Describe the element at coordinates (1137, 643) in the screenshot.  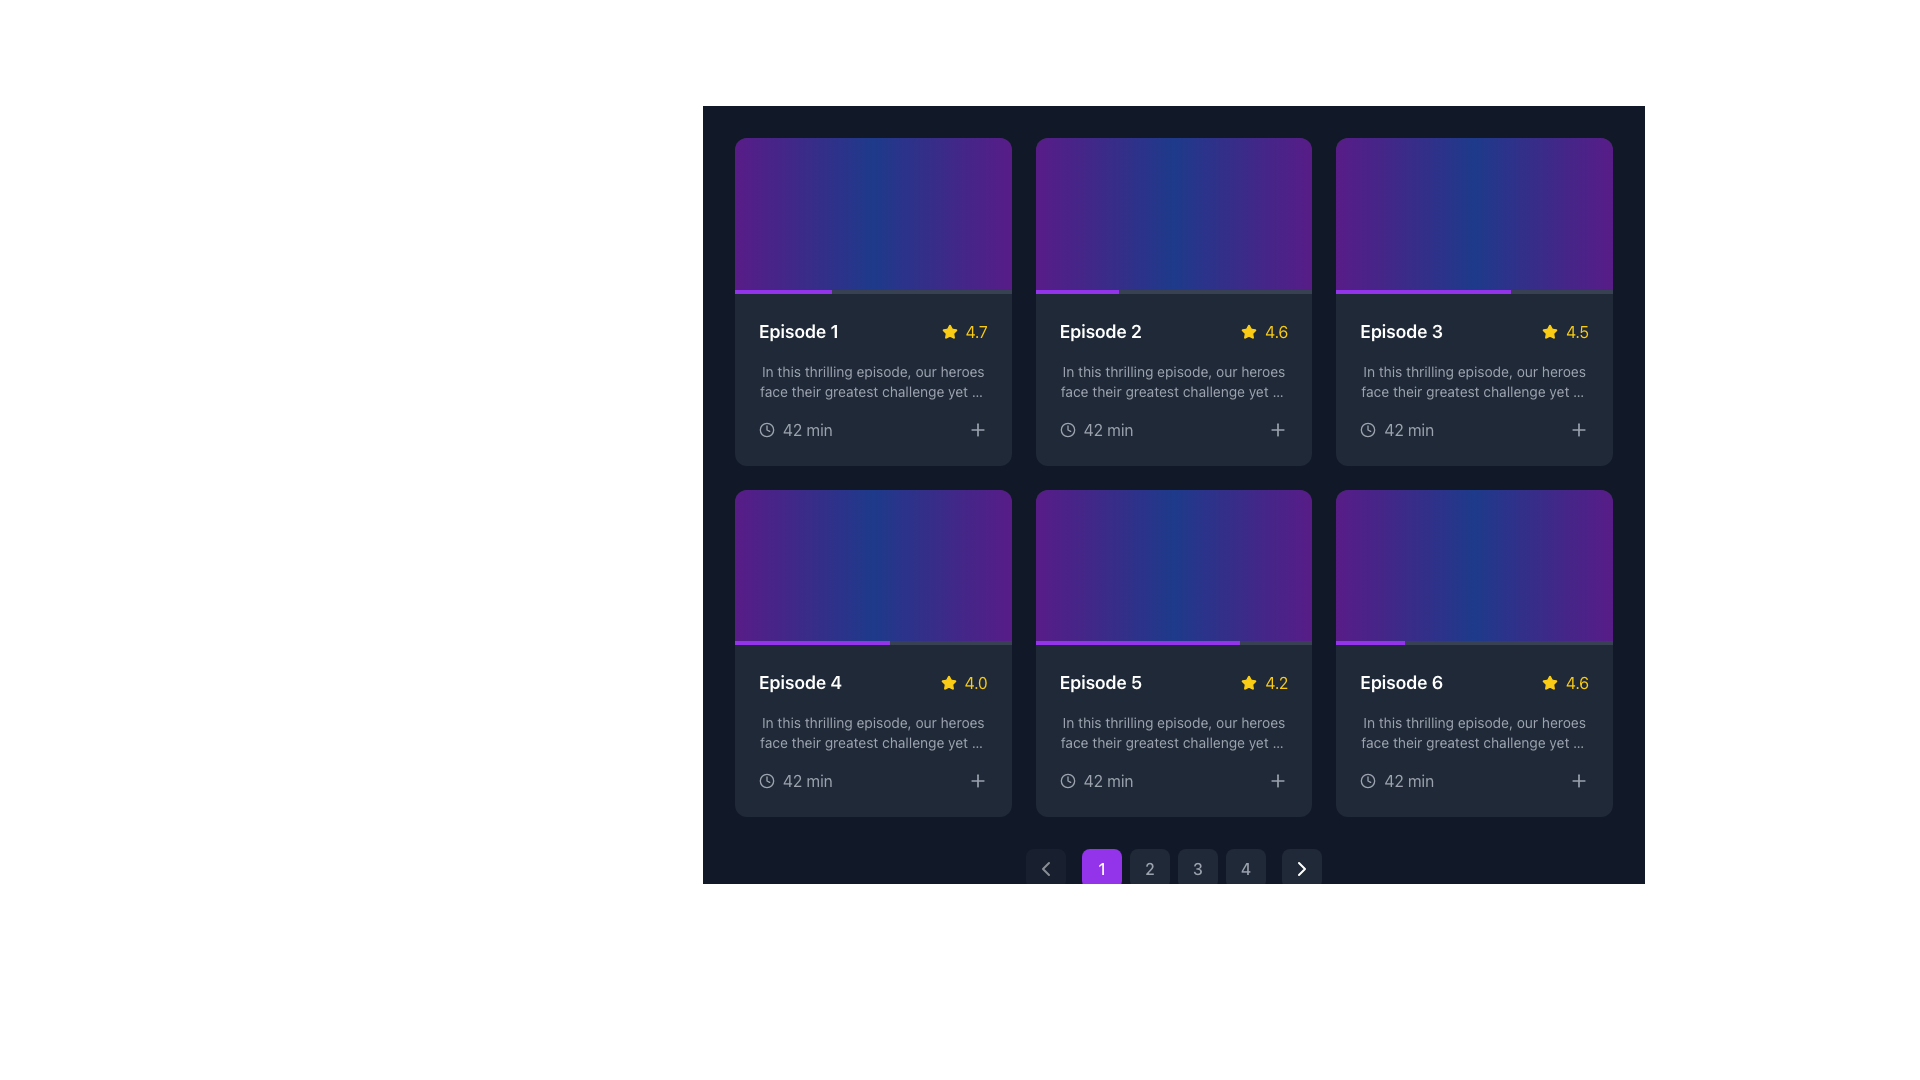
I see `the visual progress representation of the progress indicator for 'Episode 5', which occupies the leftmost 74% of the progress bar` at that location.